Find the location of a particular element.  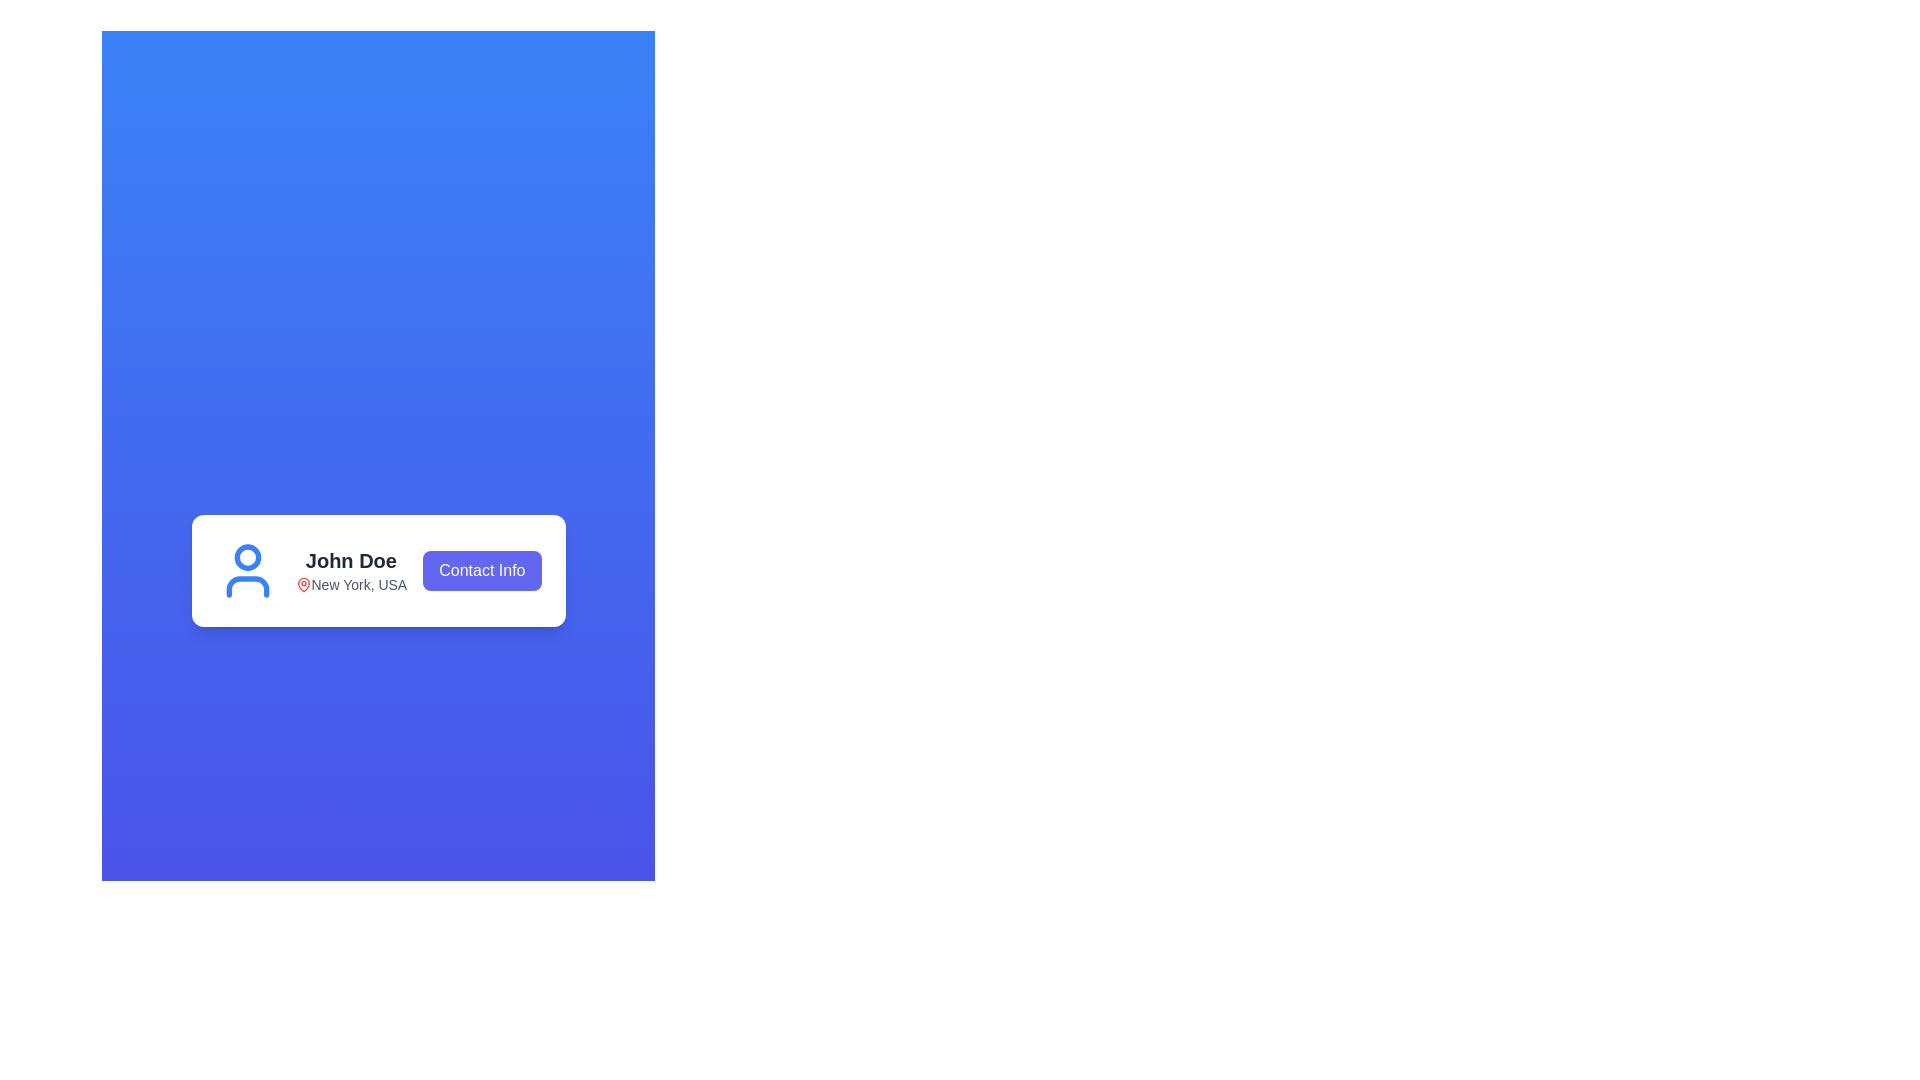

the Text display that shows the username 'John Doe' and location 'New York, USA', which is centrally located in the layout, positioned between the user icon and the 'Contact Info' button is located at coordinates (351, 570).